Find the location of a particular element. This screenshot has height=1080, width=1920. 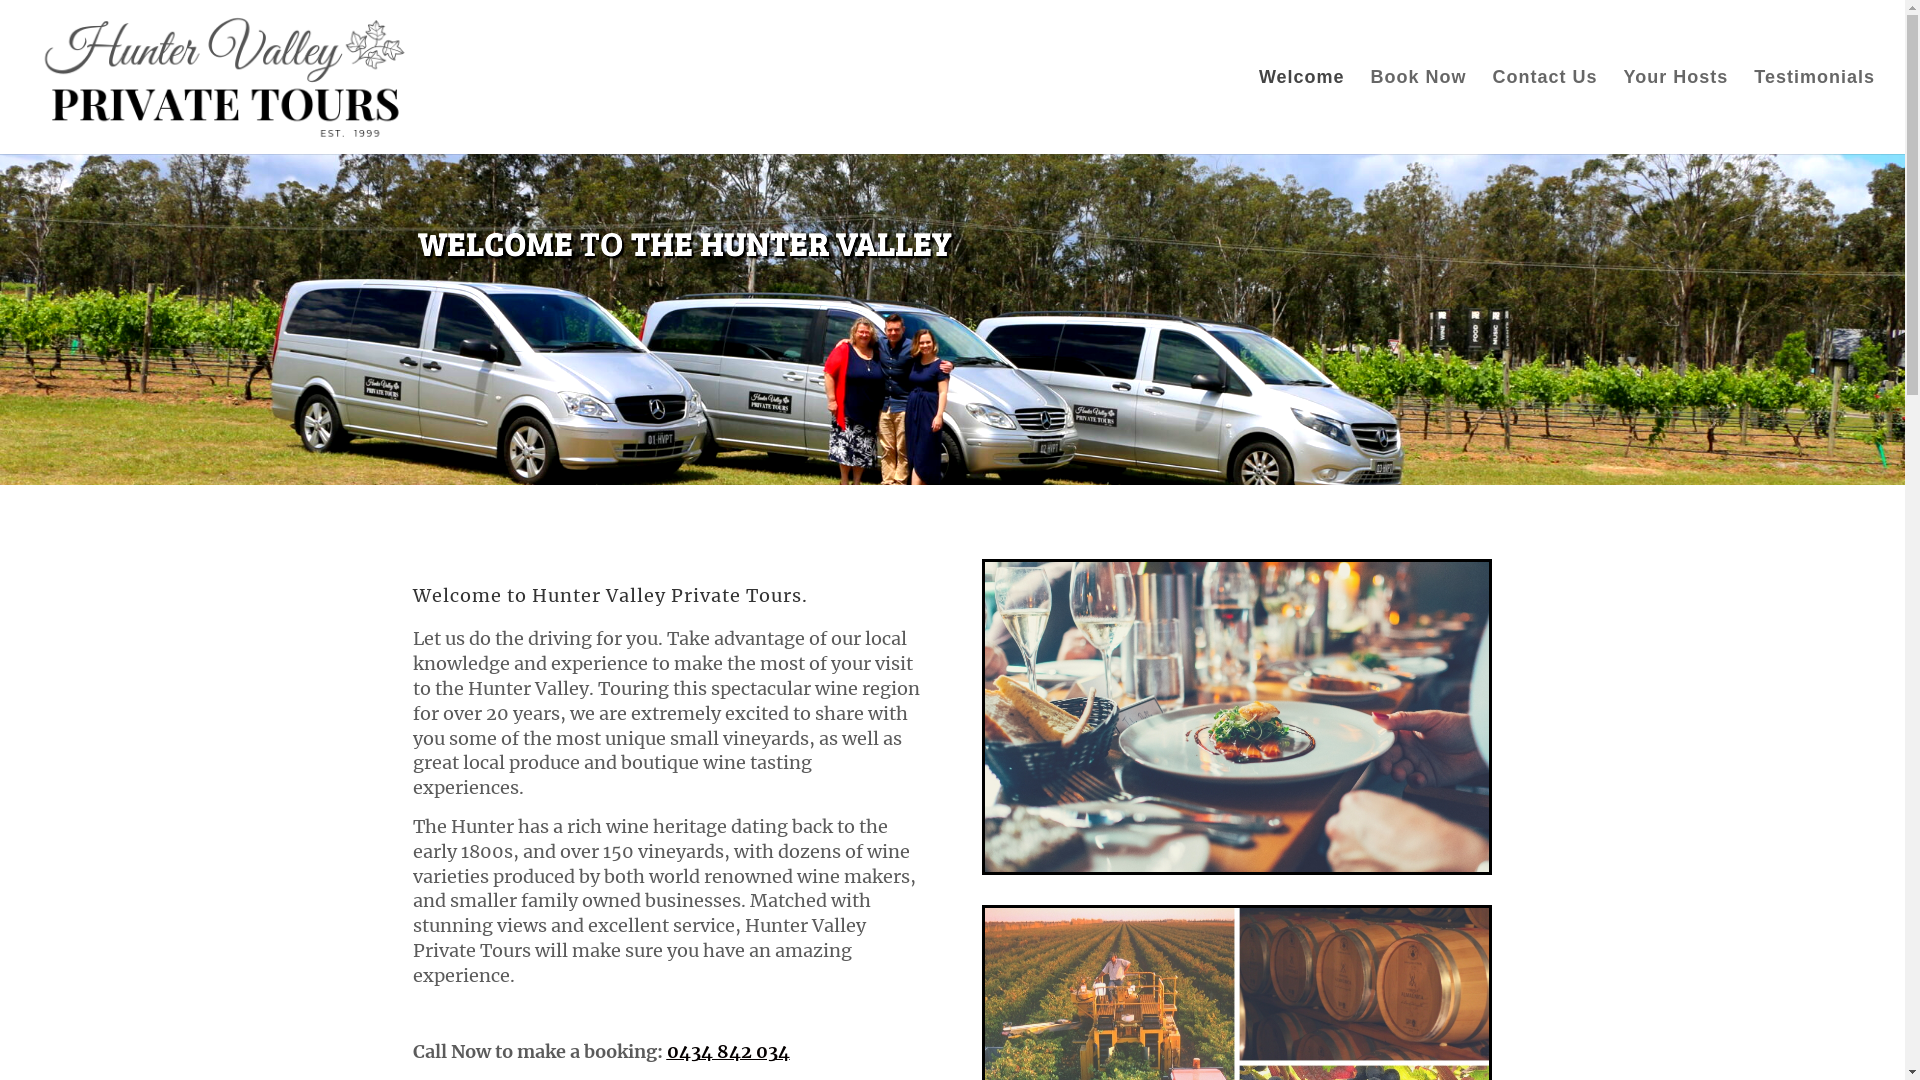

'Book Now' is located at coordinates (1418, 111).